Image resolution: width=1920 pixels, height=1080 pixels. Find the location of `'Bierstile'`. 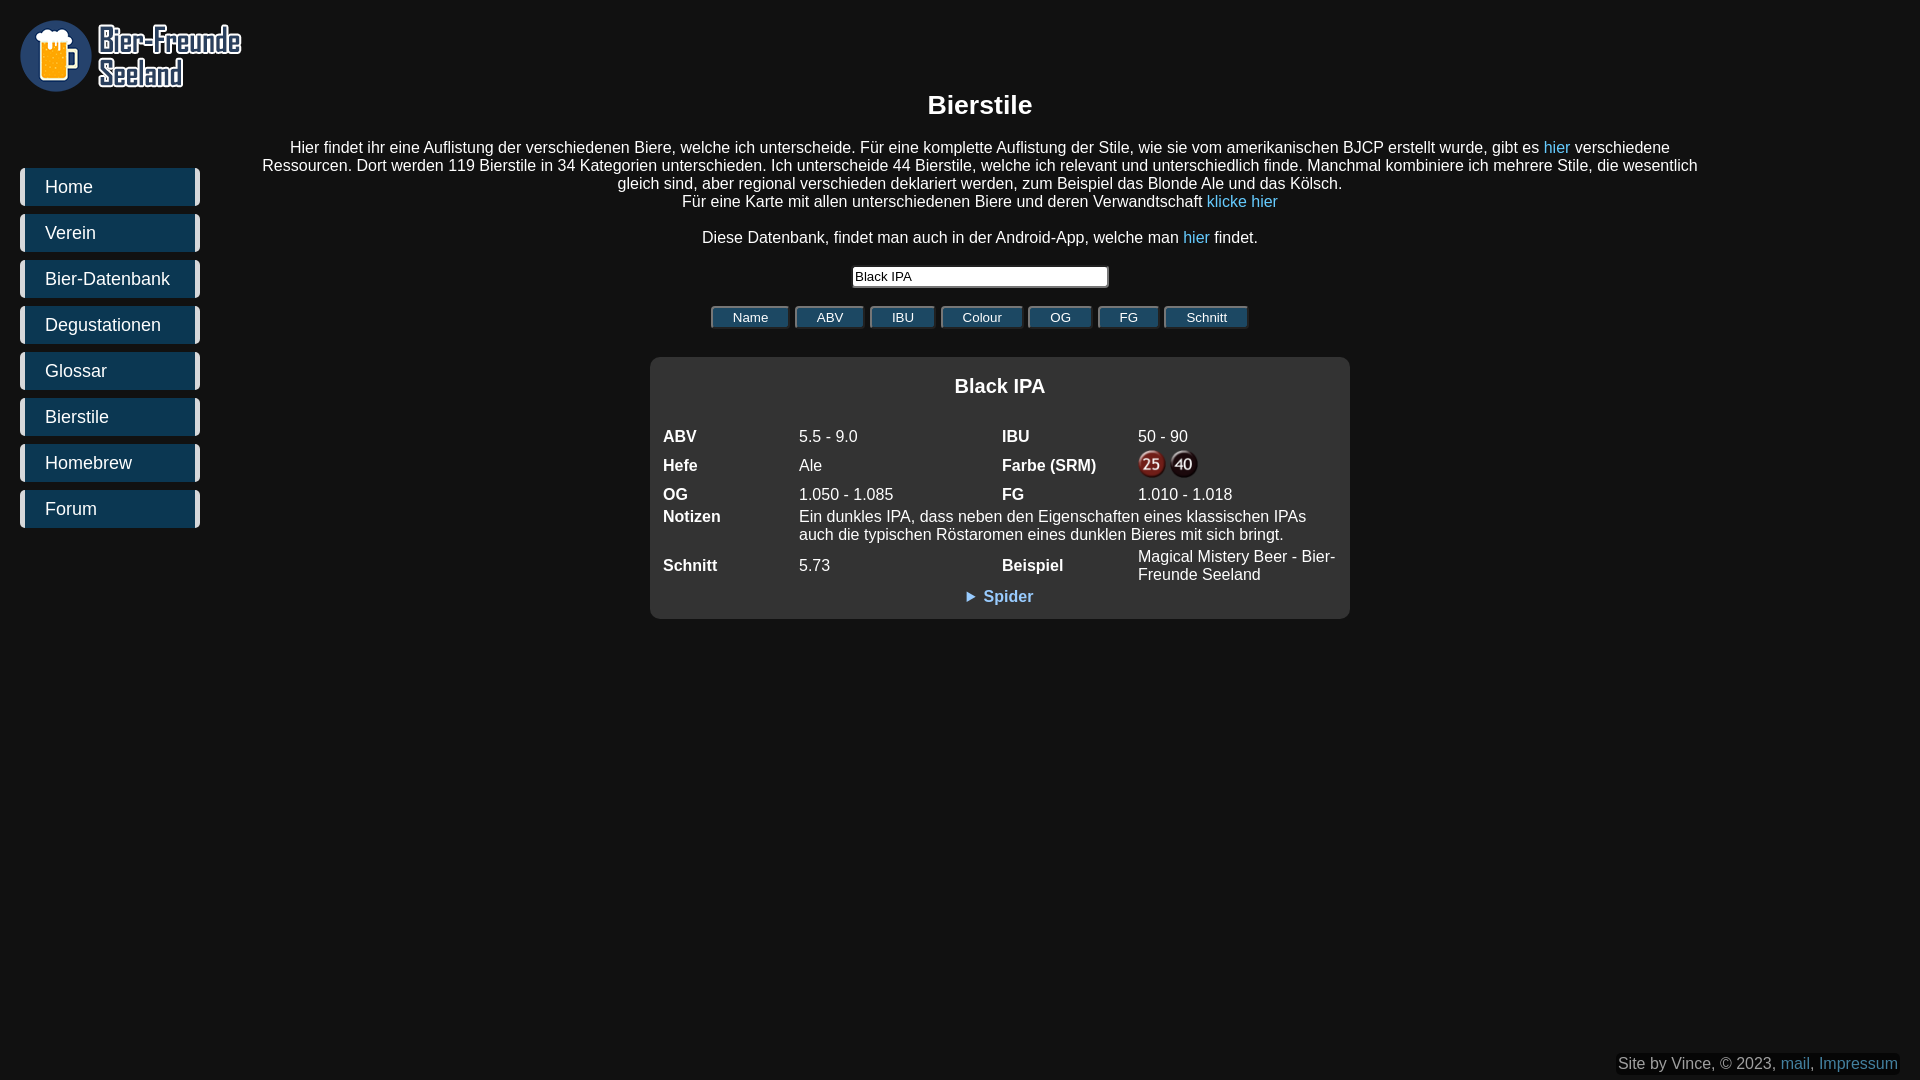

'Bierstile' is located at coordinates (109, 415).